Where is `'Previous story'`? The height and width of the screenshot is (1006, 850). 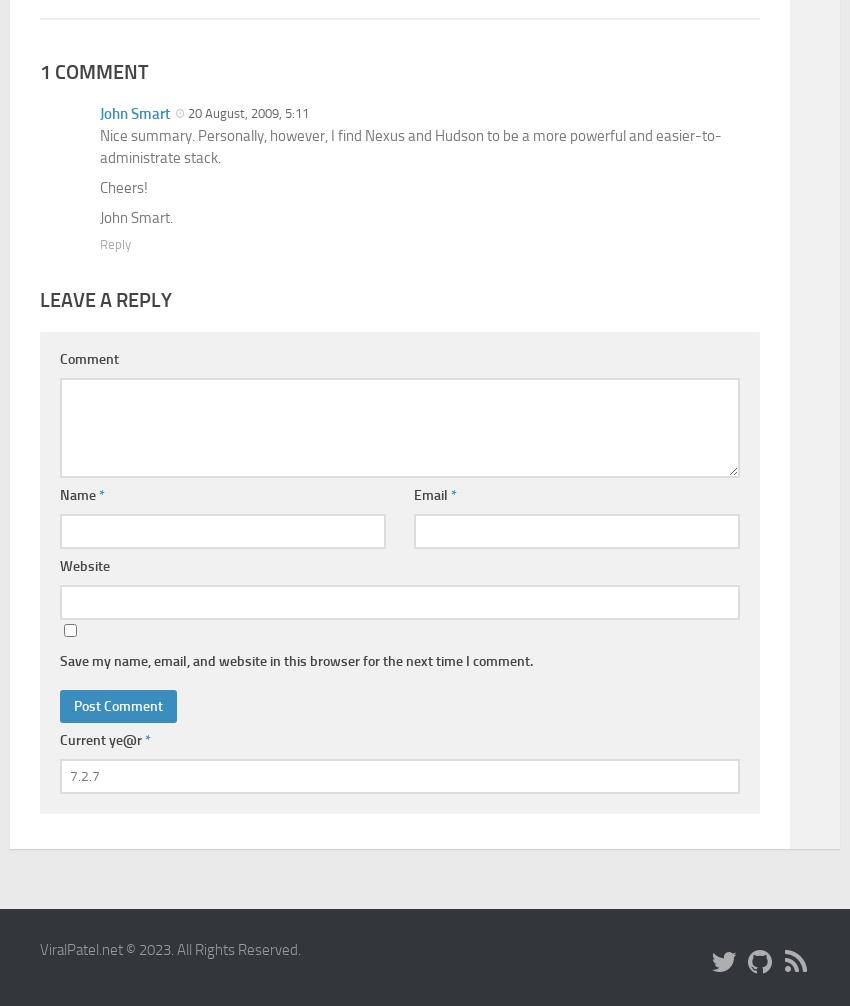
'Previous story' is located at coordinates (227, 318).